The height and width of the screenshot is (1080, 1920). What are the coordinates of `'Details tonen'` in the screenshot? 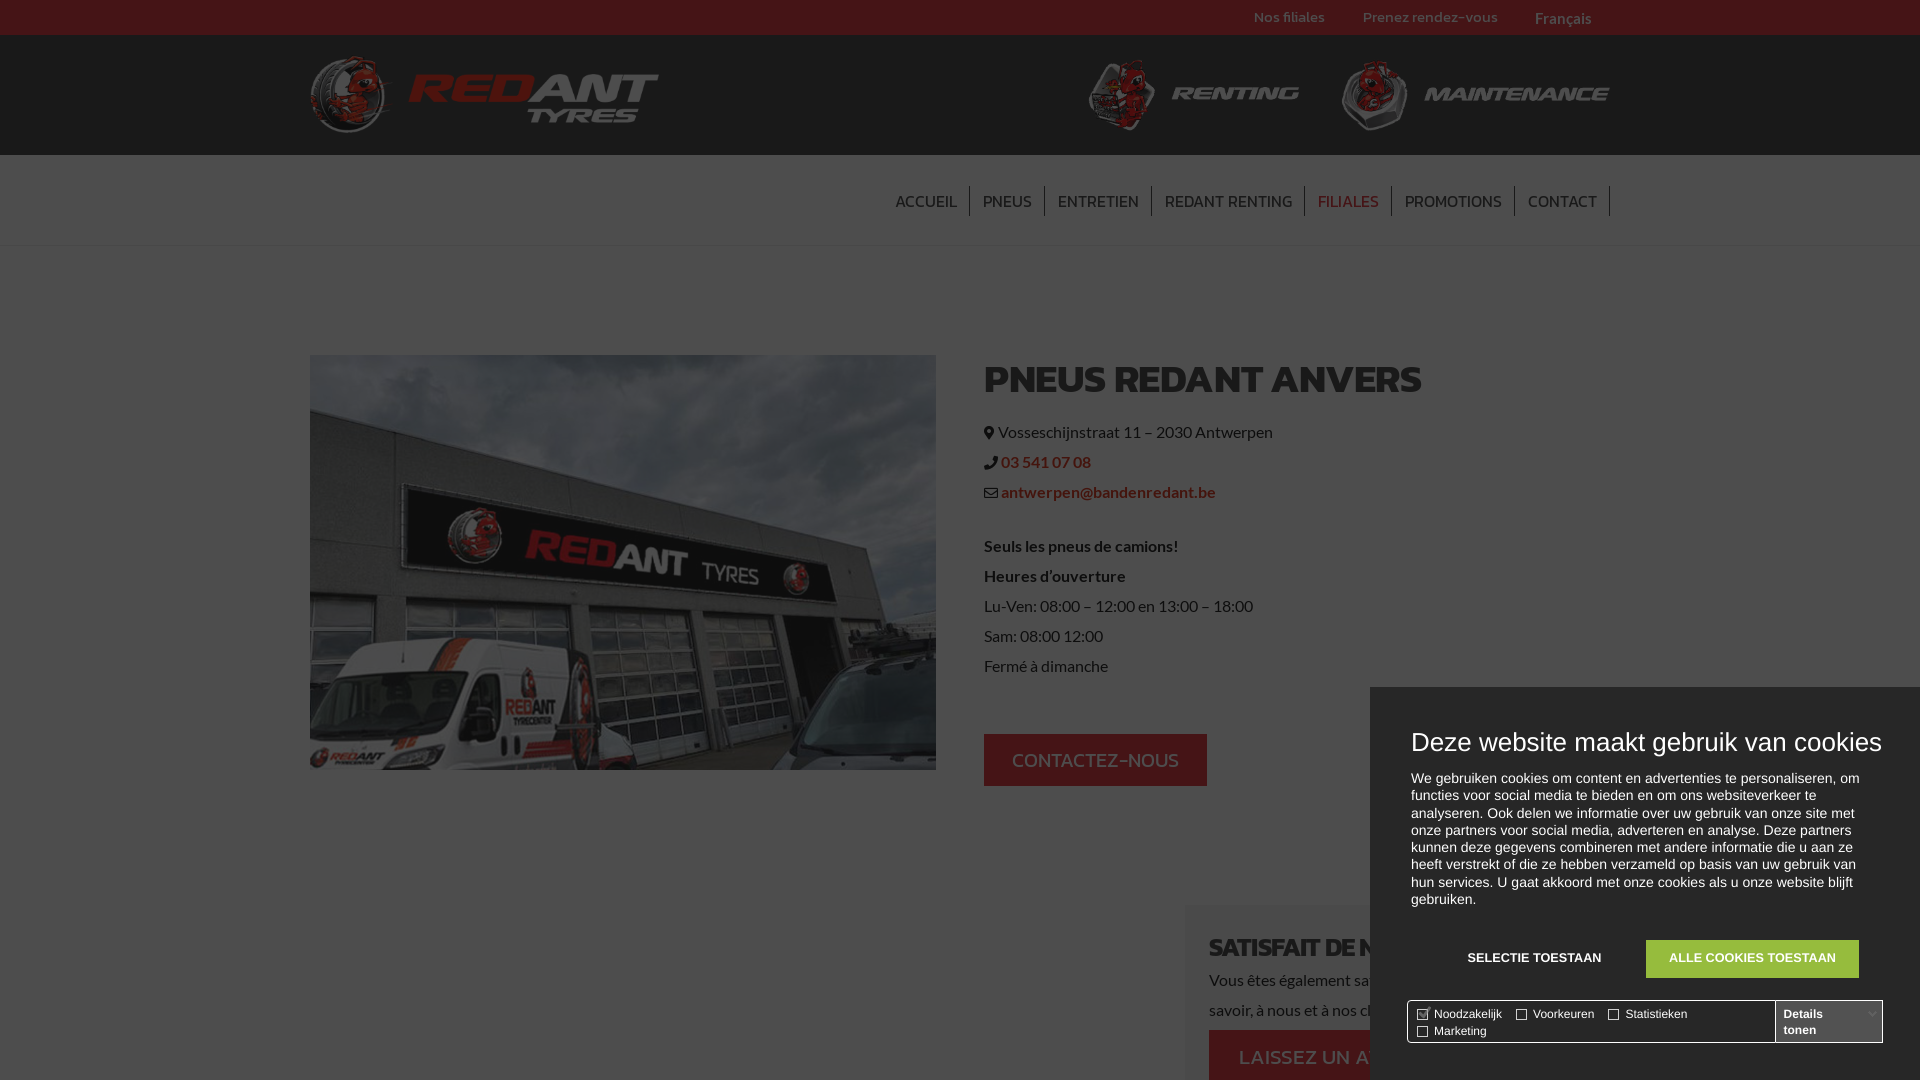 It's located at (1830, 1022).